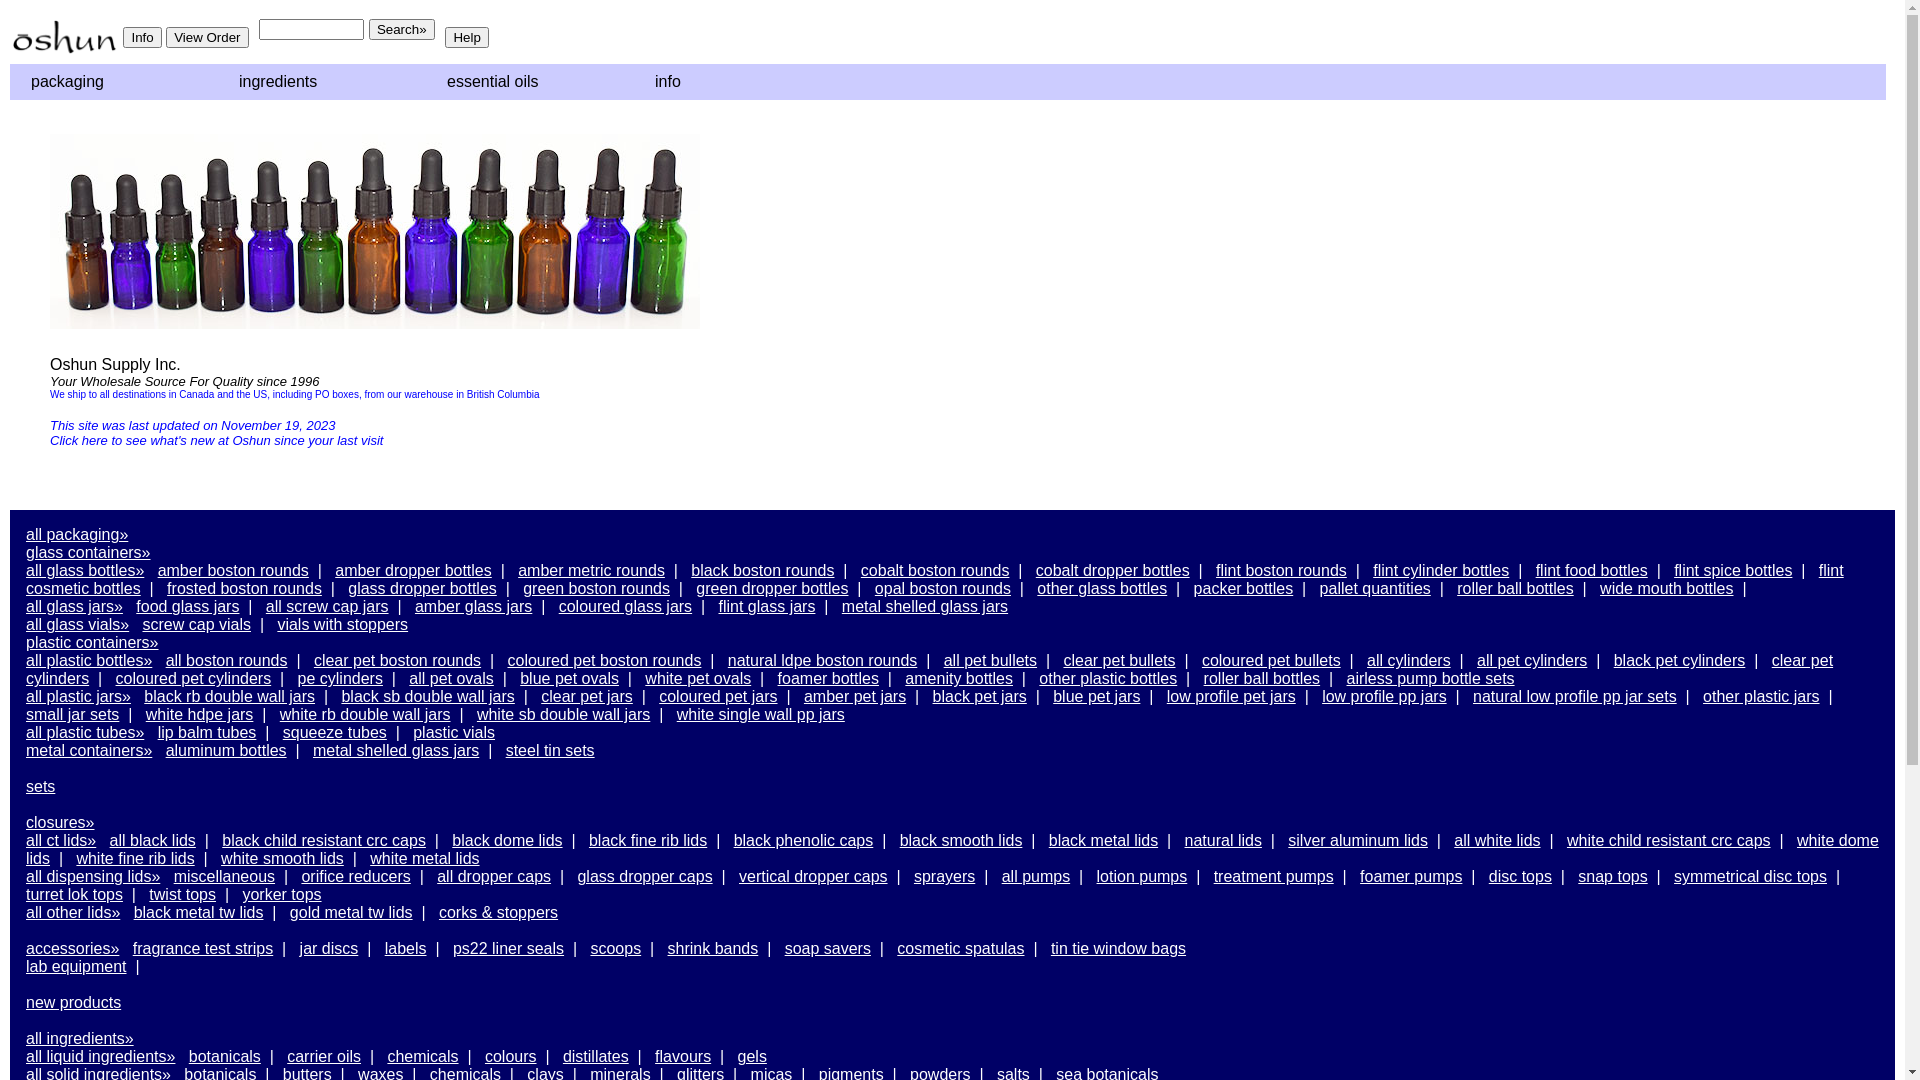 The image size is (1920, 1080). What do you see at coordinates (288, 912) in the screenshot?
I see `'gold metal tw lids'` at bounding box center [288, 912].